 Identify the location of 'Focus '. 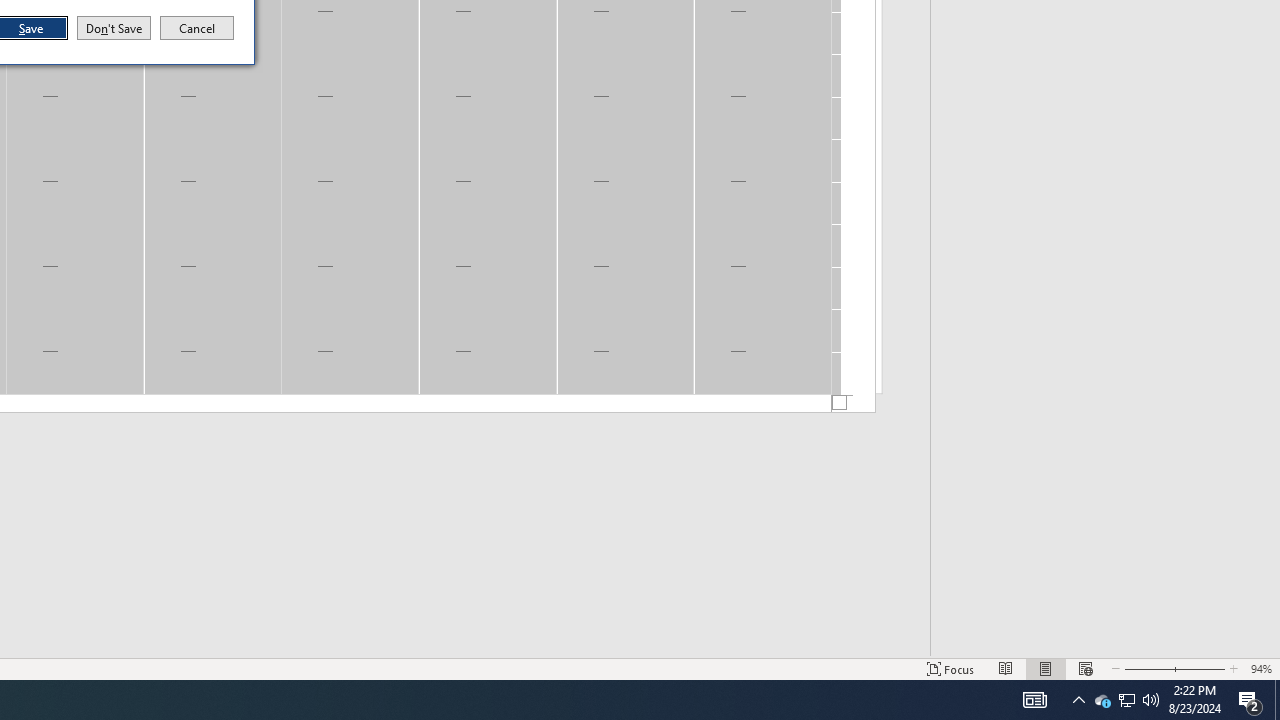
(950, 669).